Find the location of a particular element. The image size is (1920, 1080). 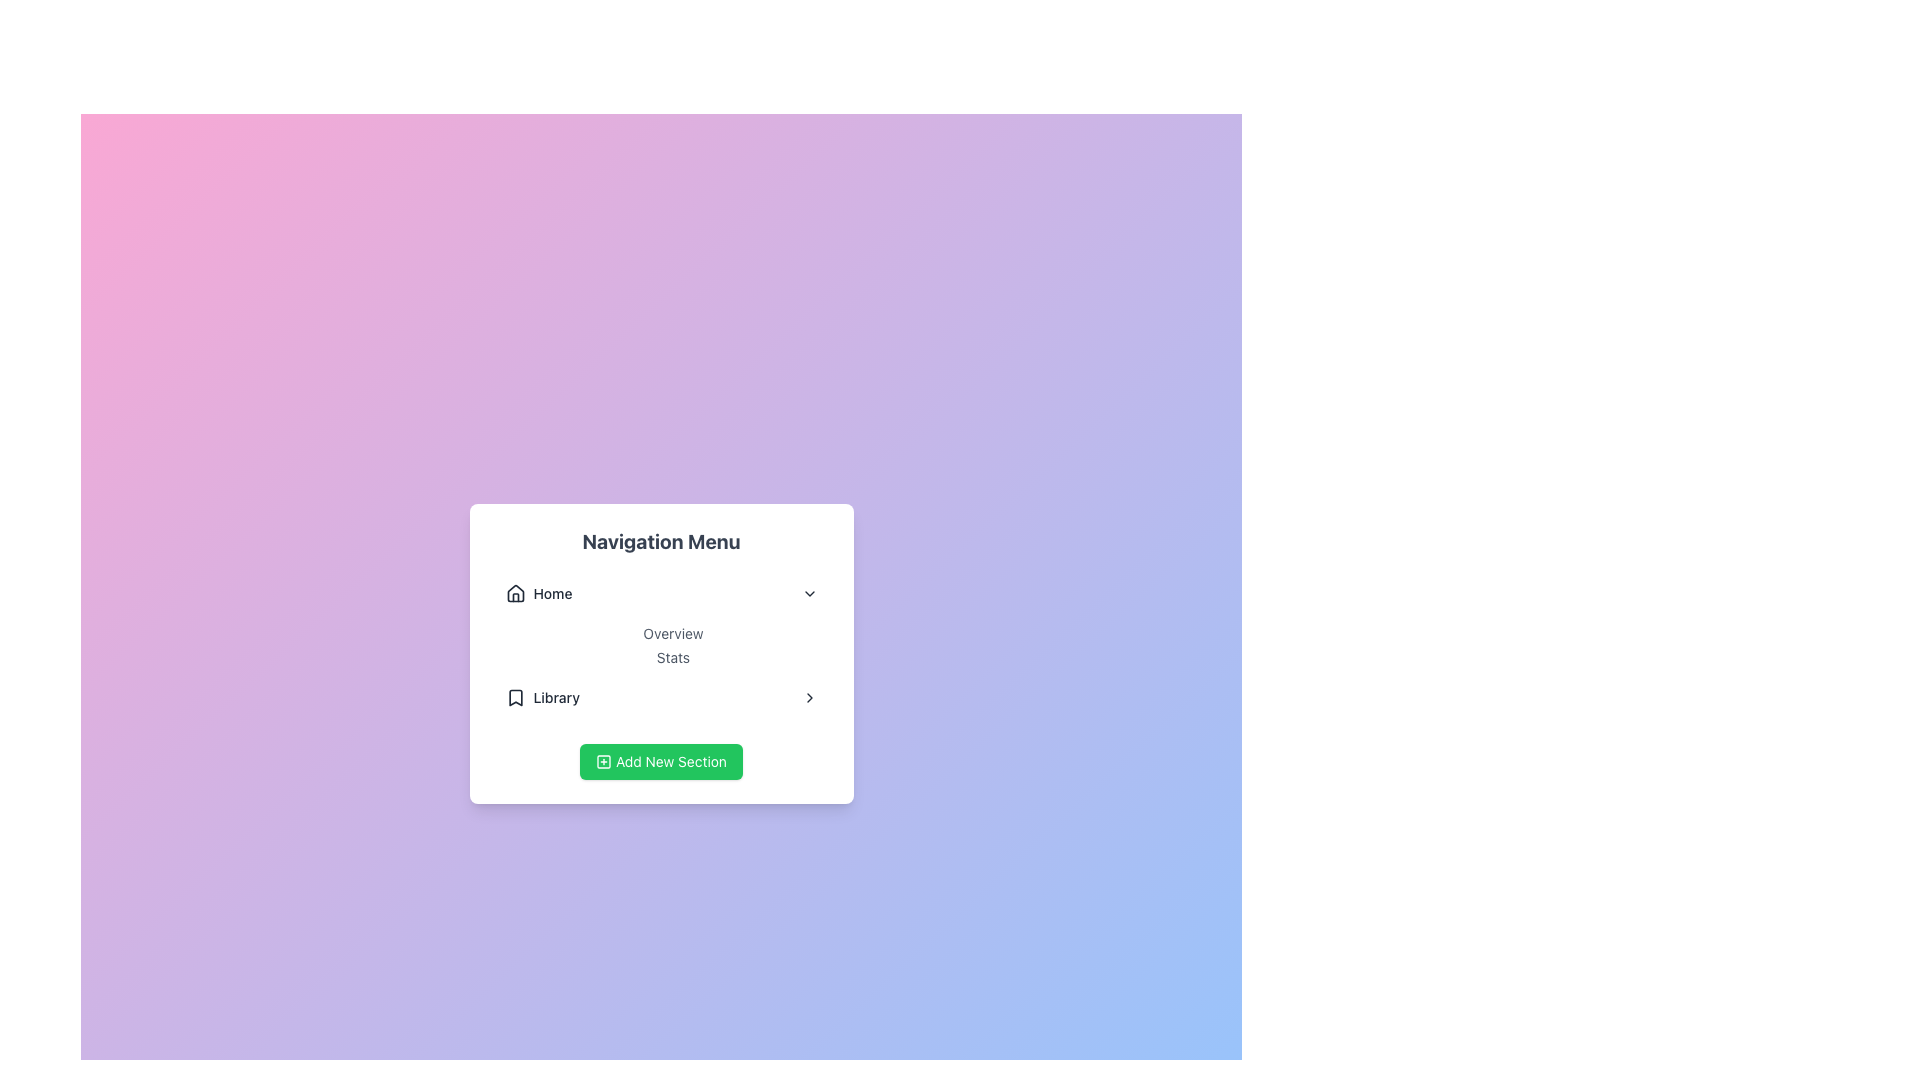

the 'Overview' navigation link located in the Home section of the navigation menu, which is positioned right below the 'Home' entry and above the 'Library' entry is located at coordinates (661, 619).